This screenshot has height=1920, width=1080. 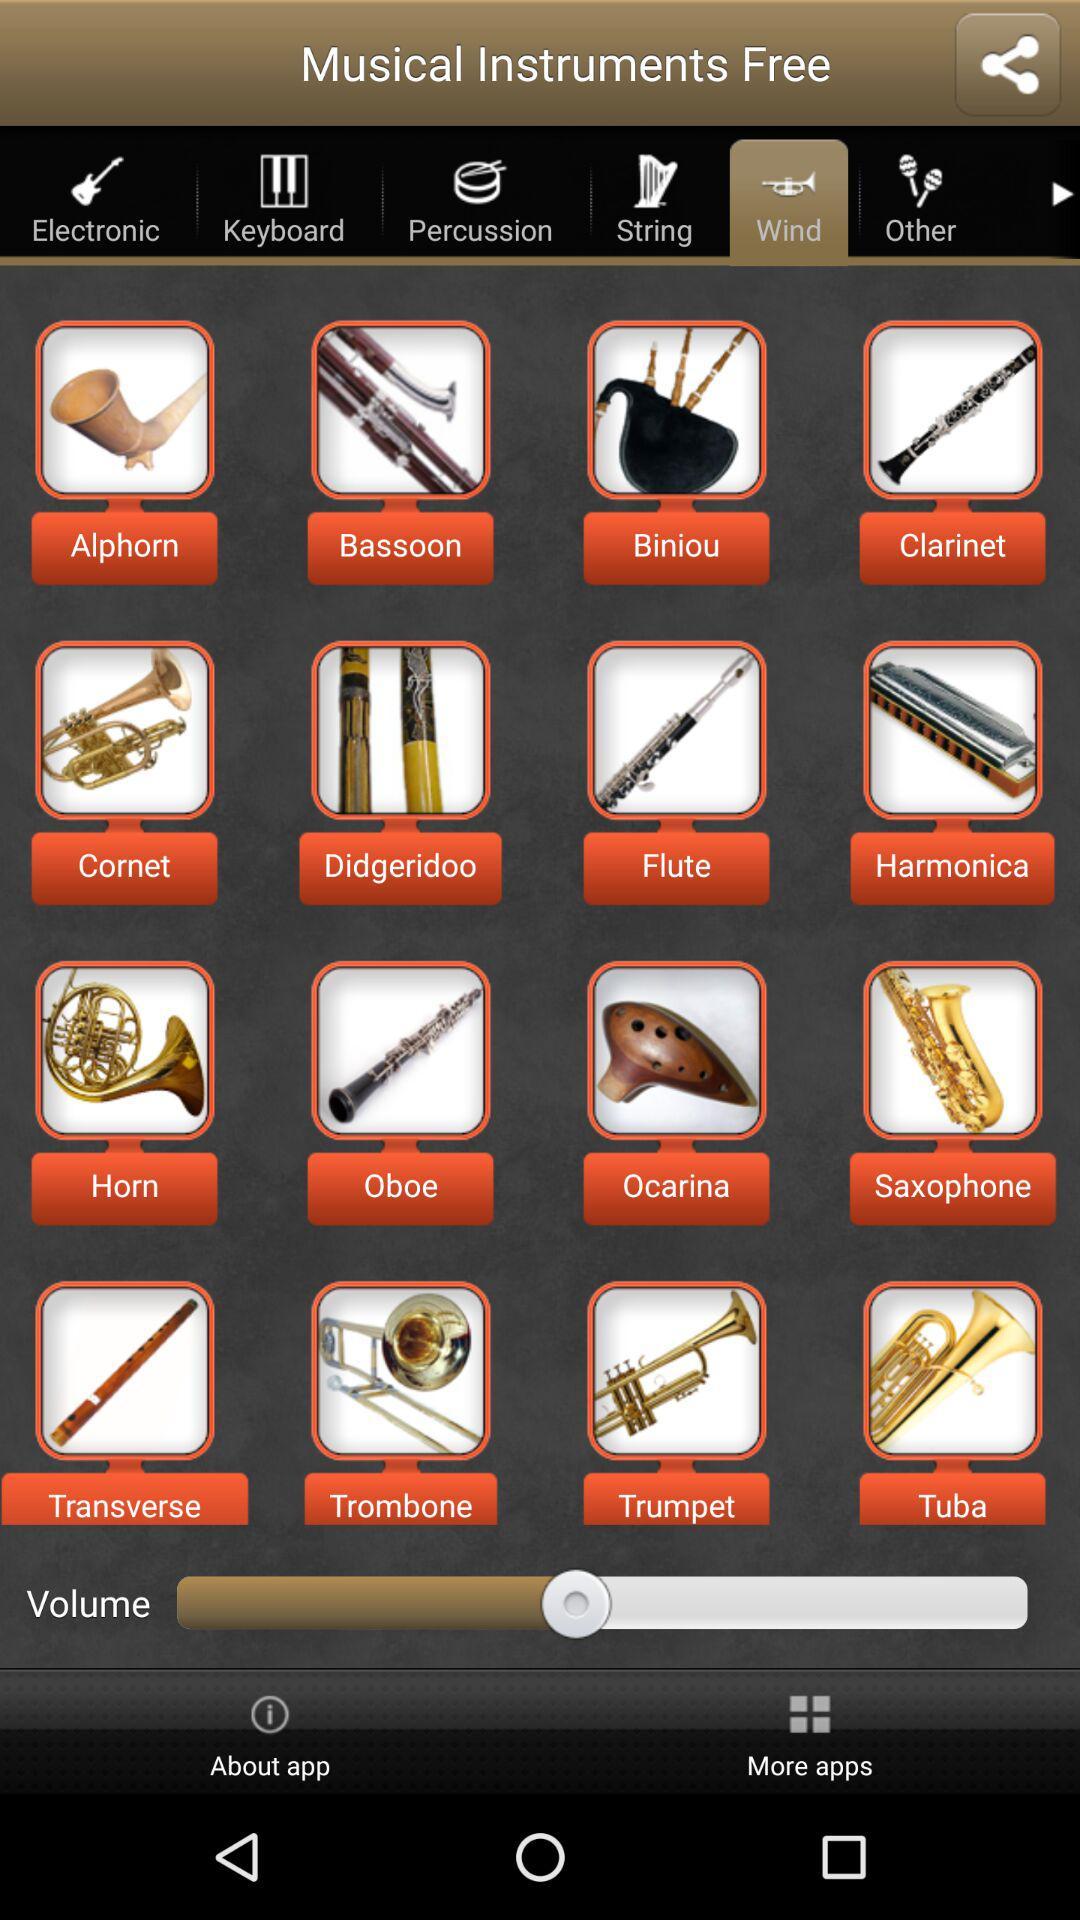 What do you see at coordinates (124, 1049) in the screenshot?
I see `option` at bounding box center [124, 1049].